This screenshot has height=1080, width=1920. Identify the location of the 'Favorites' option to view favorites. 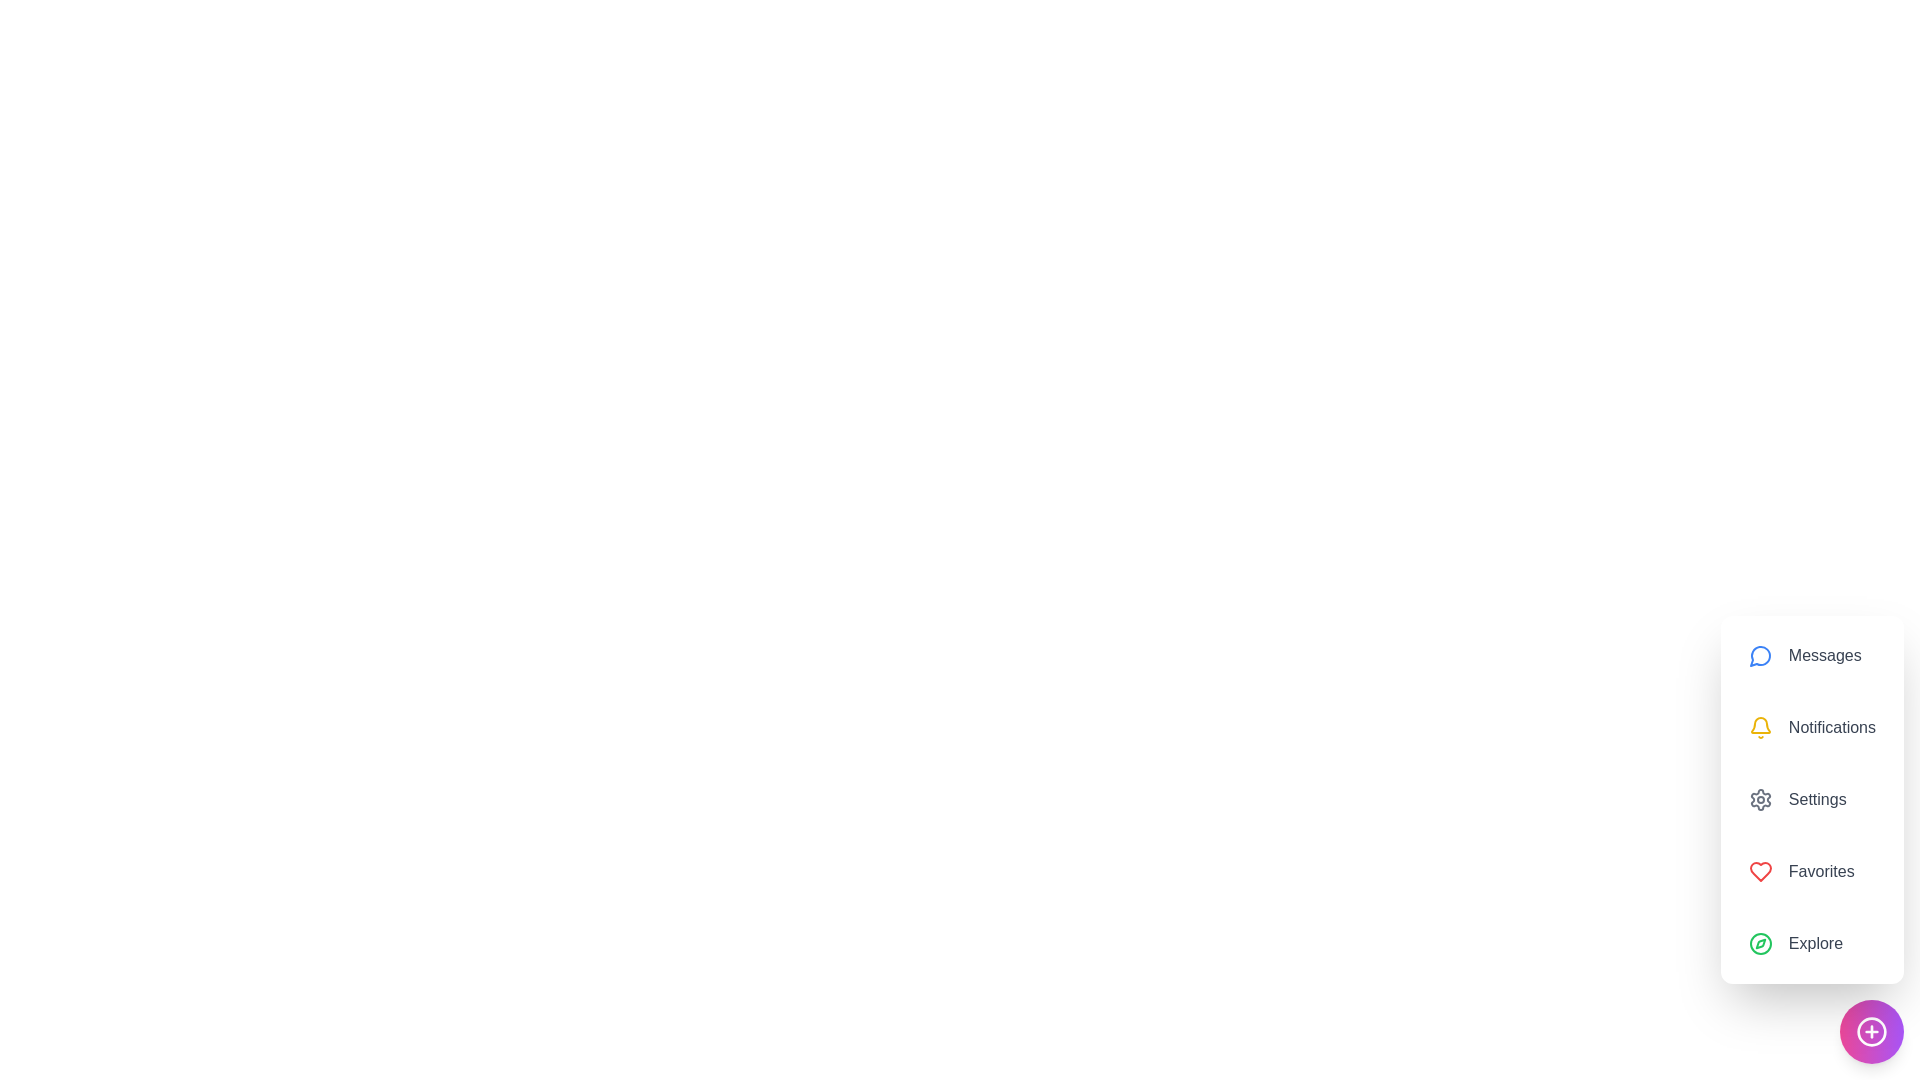
(1811, 870).